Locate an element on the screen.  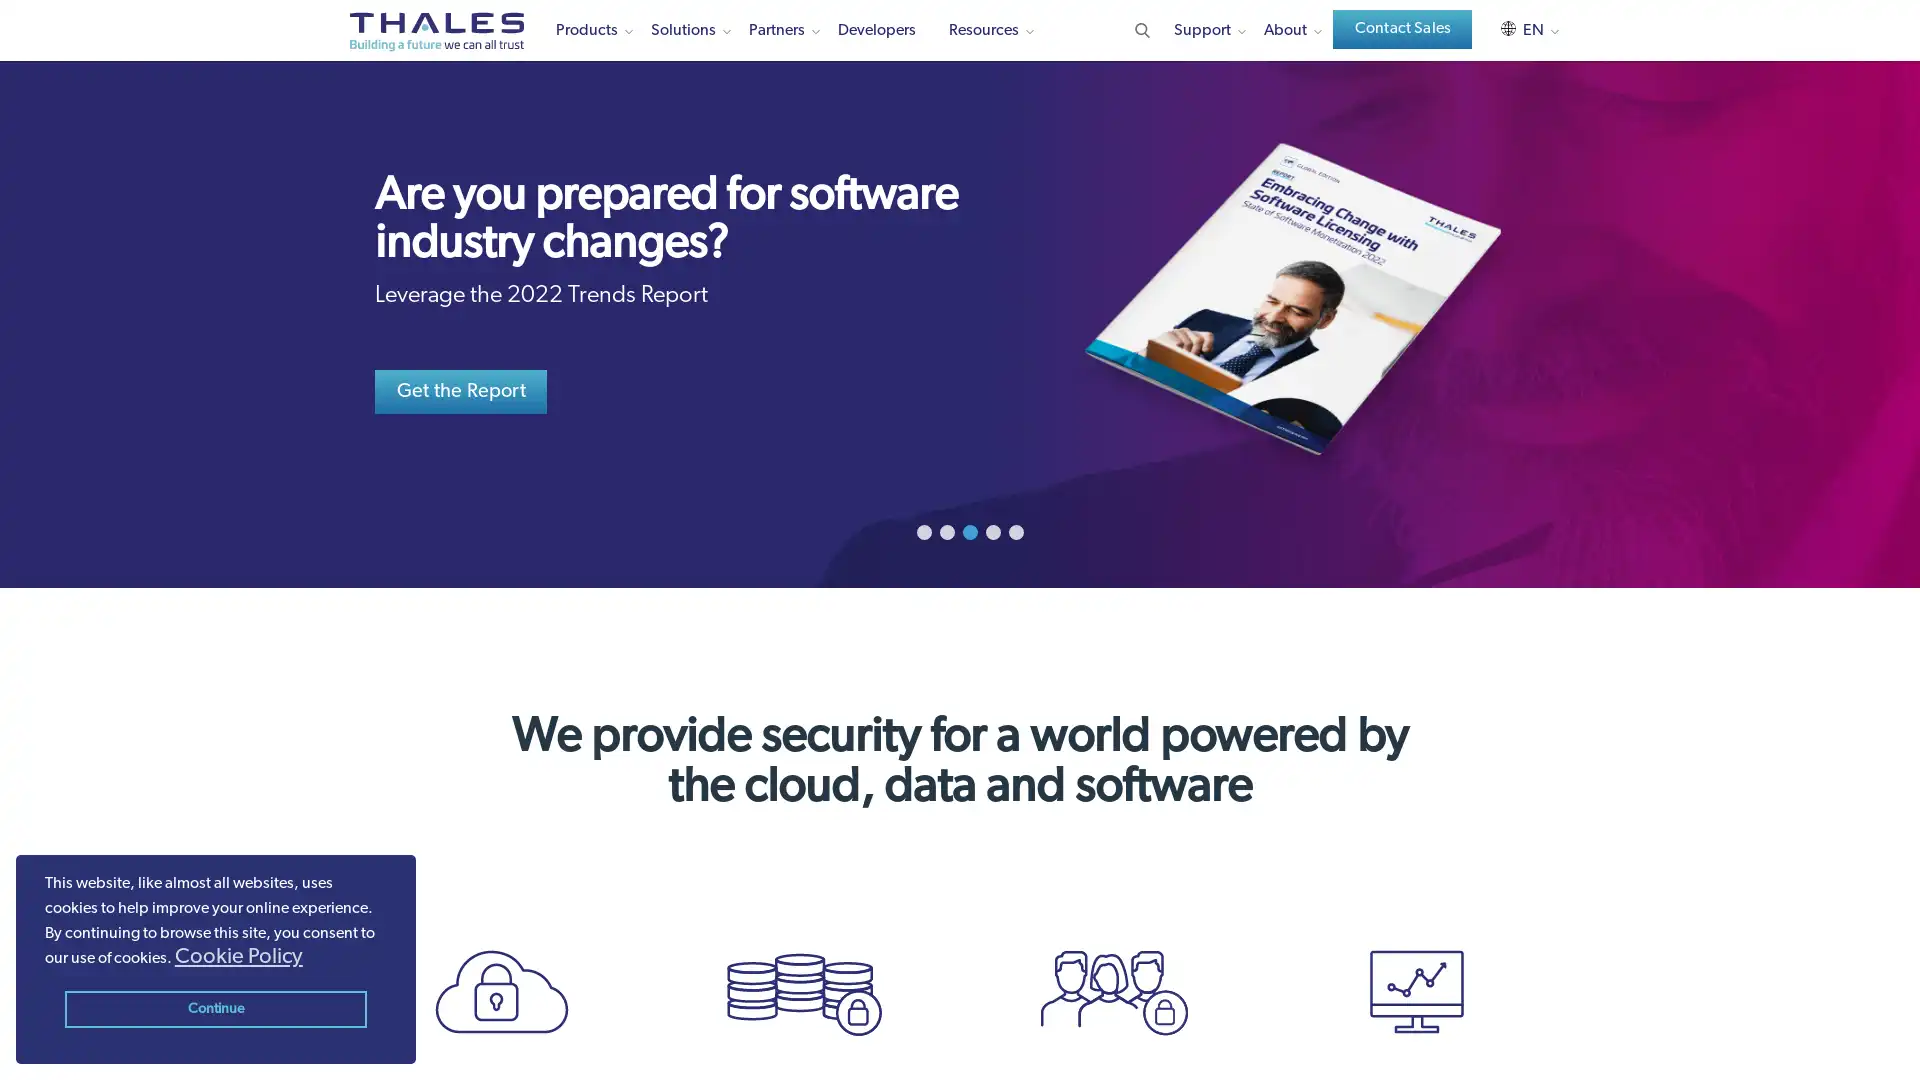
learn more about cookies is located at coordinates (238, 956).